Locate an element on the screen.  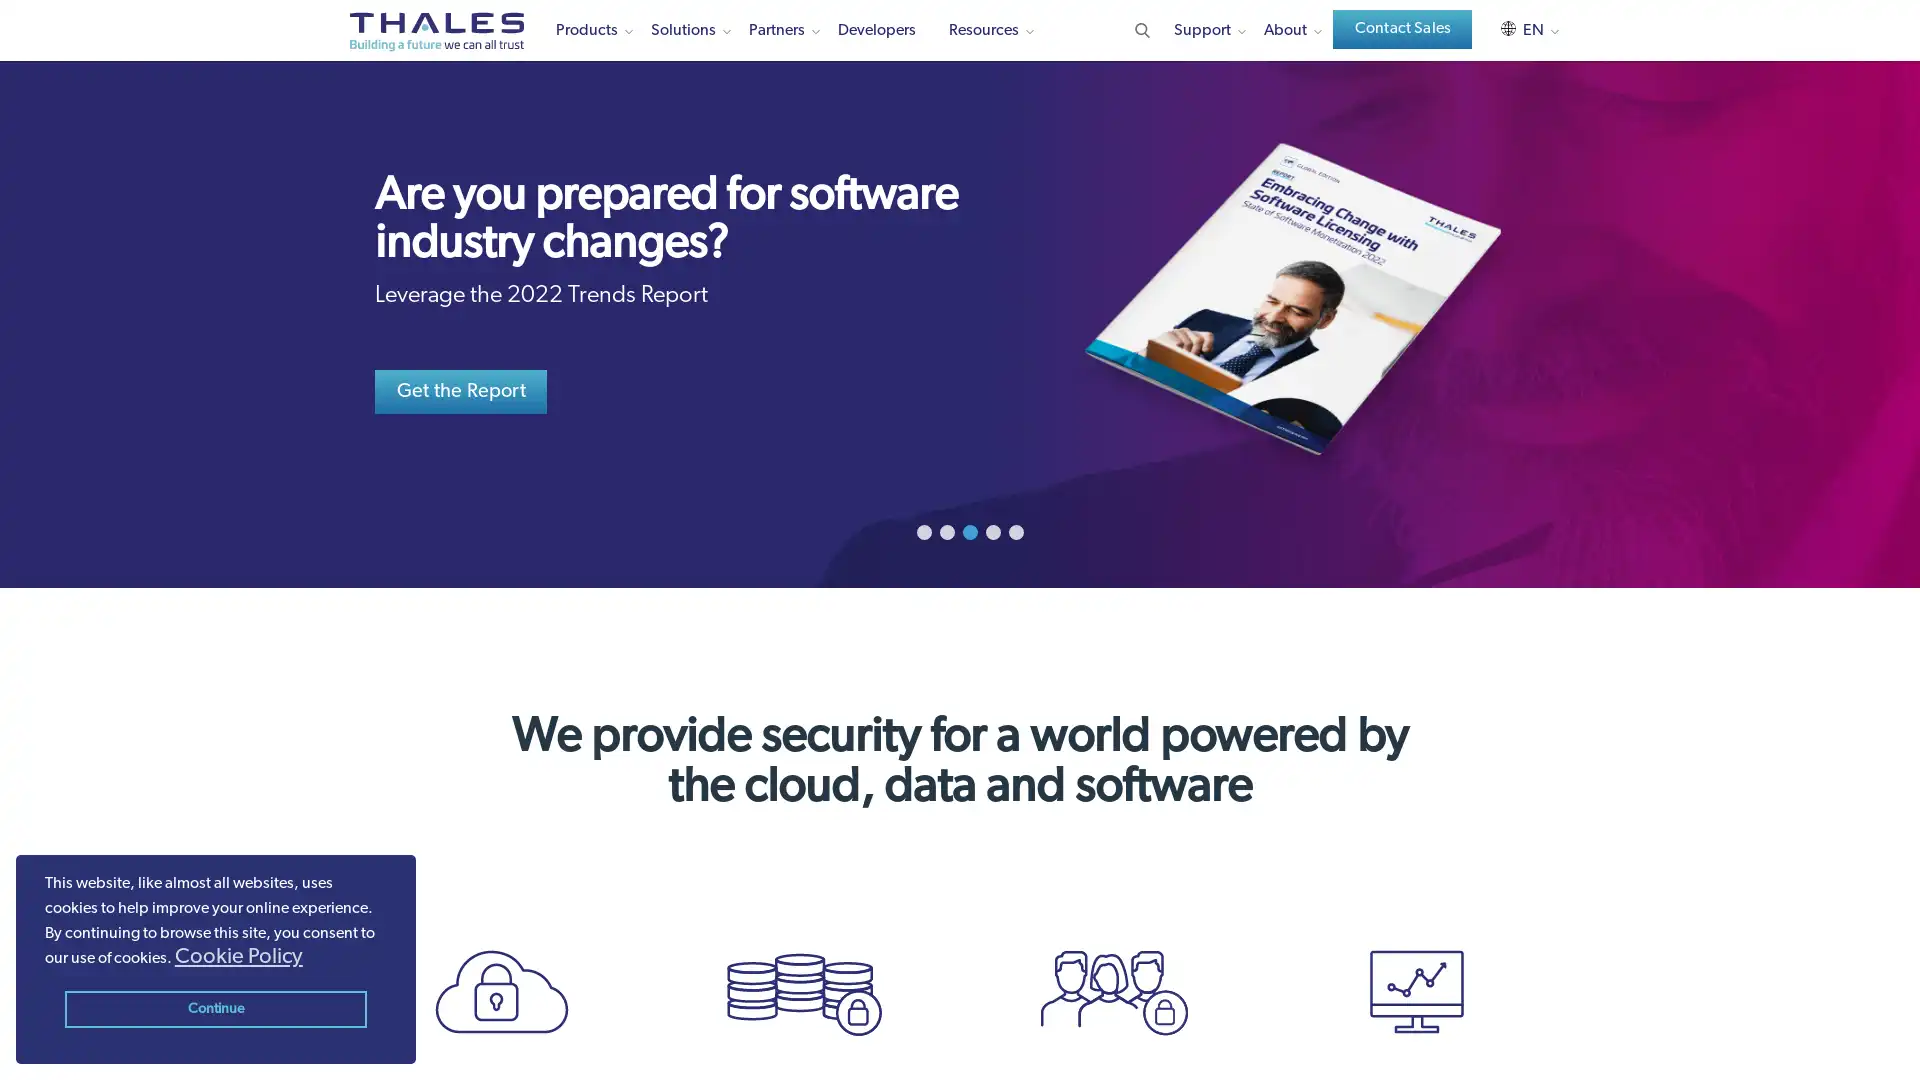
learn more about cookies is located at coordinates (238, 956).